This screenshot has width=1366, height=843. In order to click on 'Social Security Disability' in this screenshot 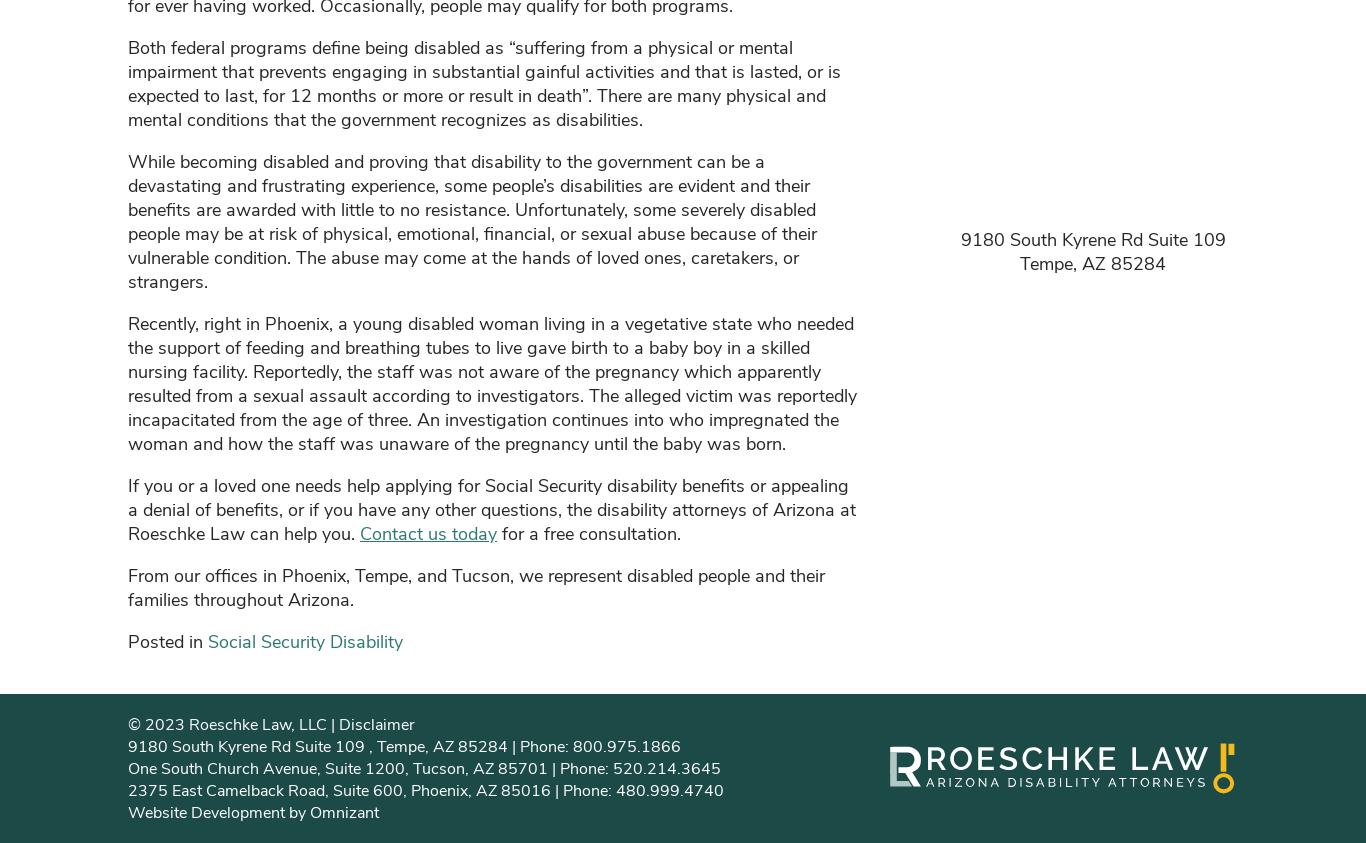, I will do `click(305, 640)`.